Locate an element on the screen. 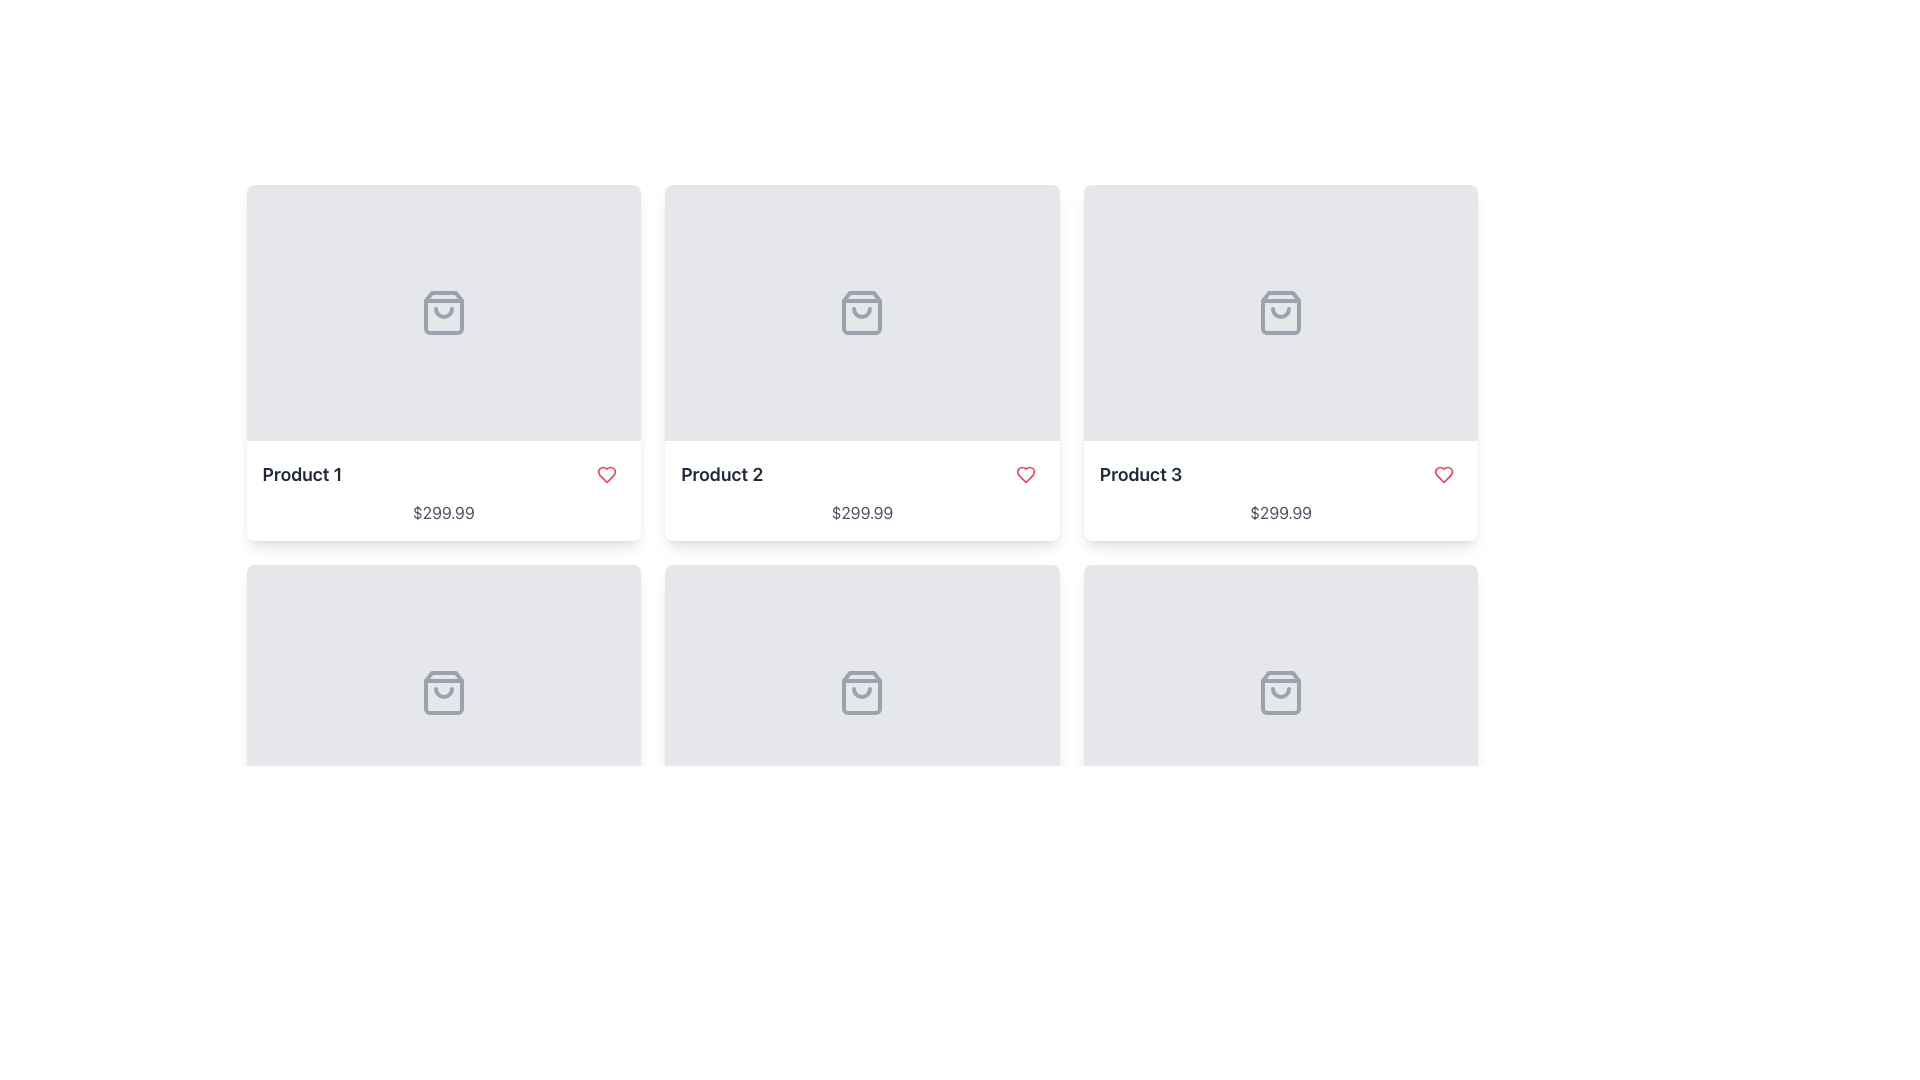 This screenshot has width=1920, height=1080. text of the price label displaying '$299.99', which is located below the title 'Product 1' in the product card is located at coordinates (442, 512).